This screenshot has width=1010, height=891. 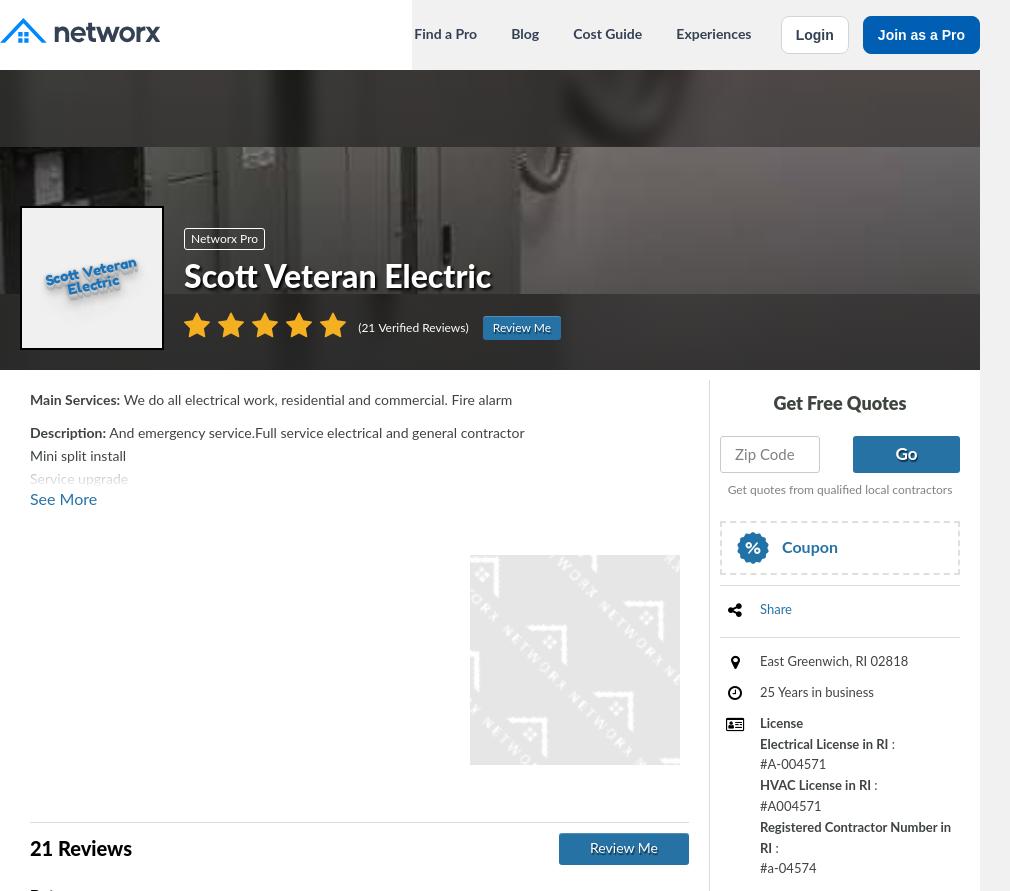 I want to click on 'Zip Code', so click(x=764, y=453).